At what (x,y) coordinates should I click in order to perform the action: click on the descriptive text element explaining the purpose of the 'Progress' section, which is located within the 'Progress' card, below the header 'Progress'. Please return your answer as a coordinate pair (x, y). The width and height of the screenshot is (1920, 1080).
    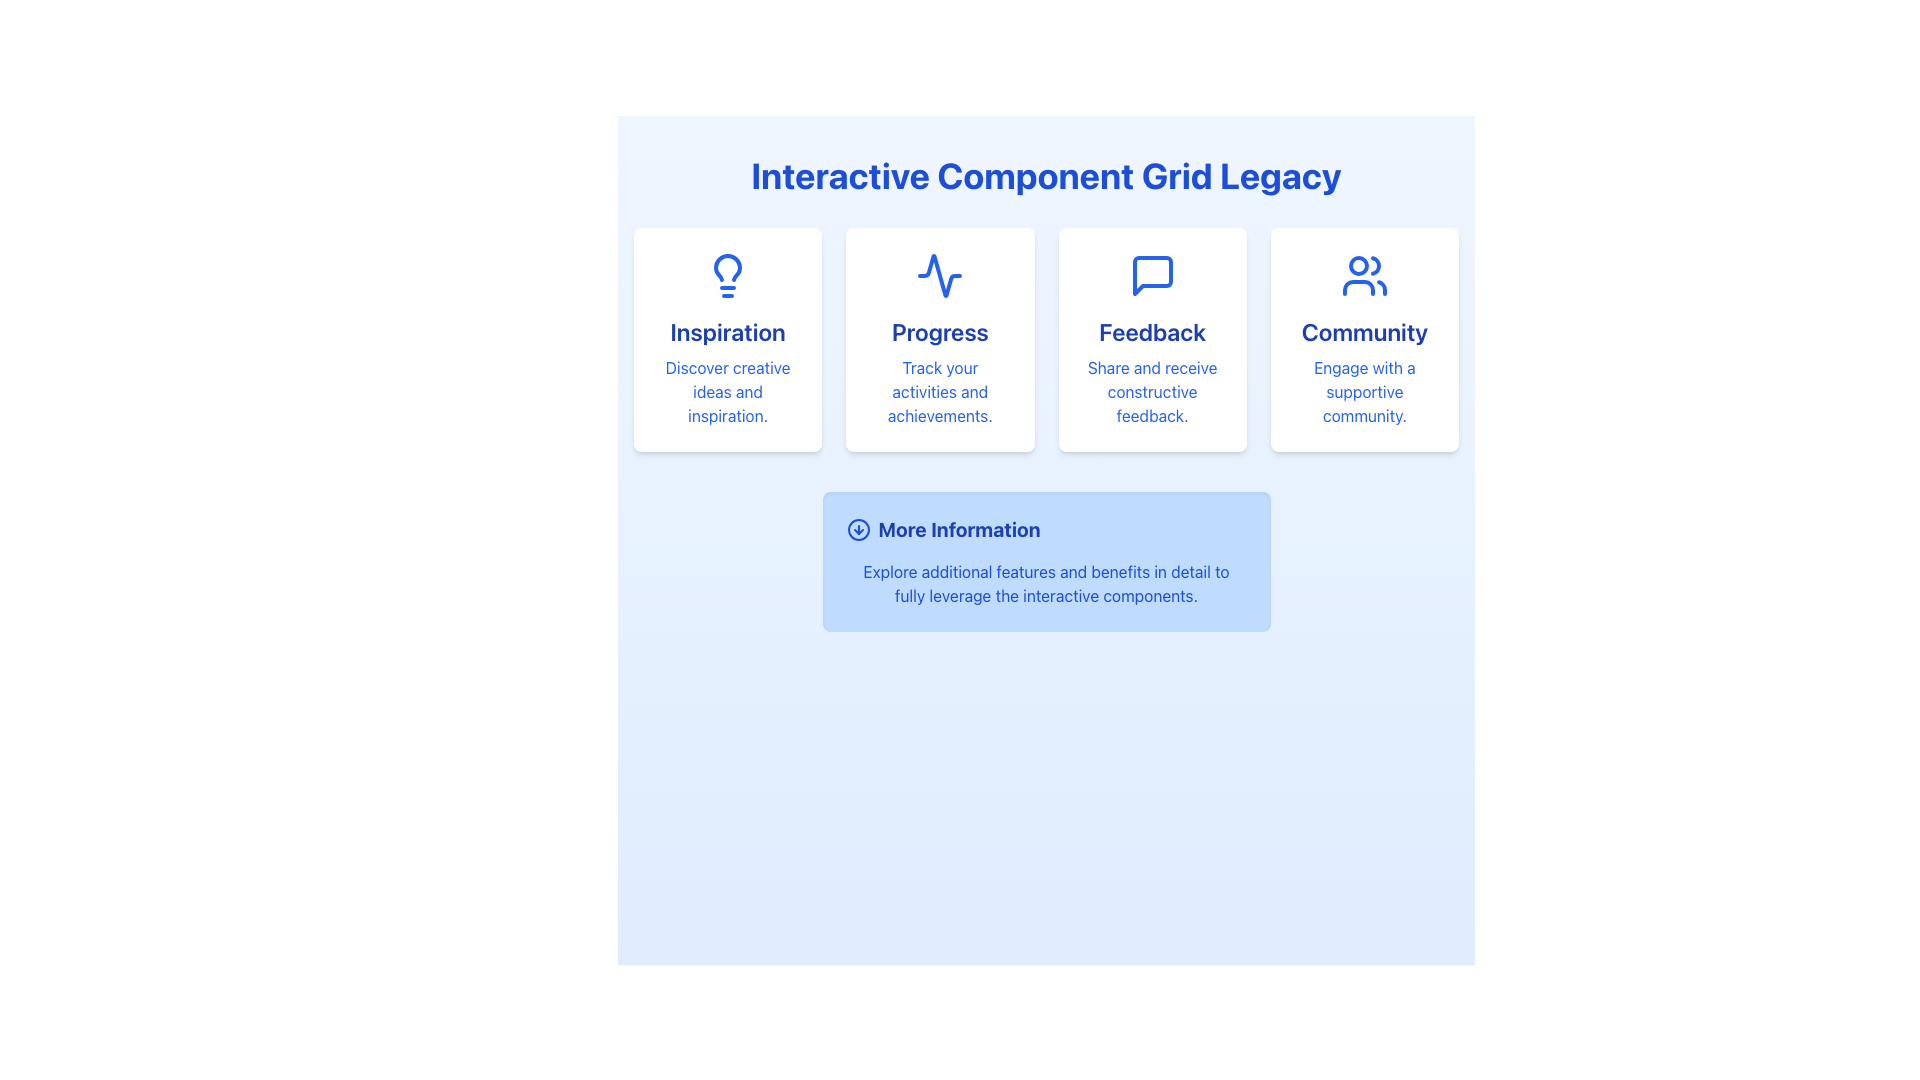
    Looking at the image, I should click on (939, 392).